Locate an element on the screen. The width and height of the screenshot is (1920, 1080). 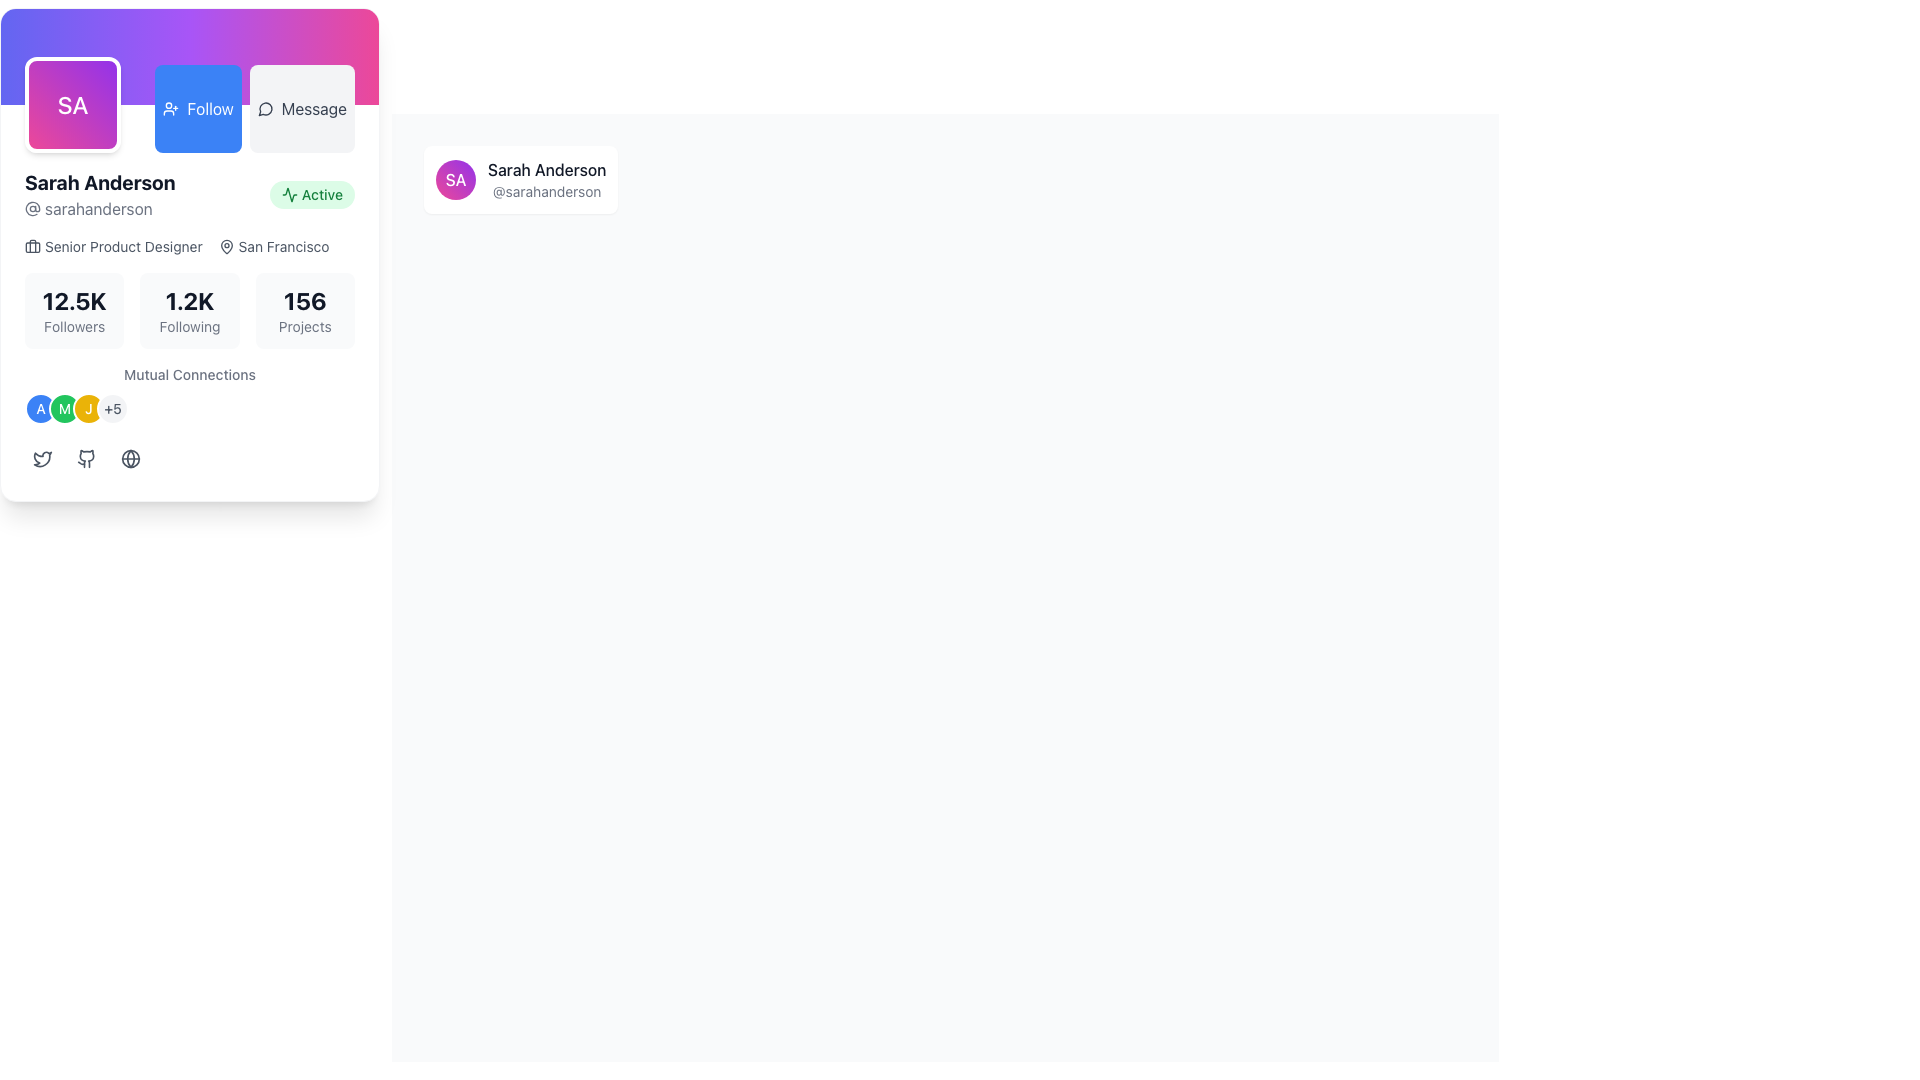
the location identifier element displaying 'San Francisco' which is positioned below the job title 'Senior Product Designer' in the profile card is located at coordinates (272, 245).